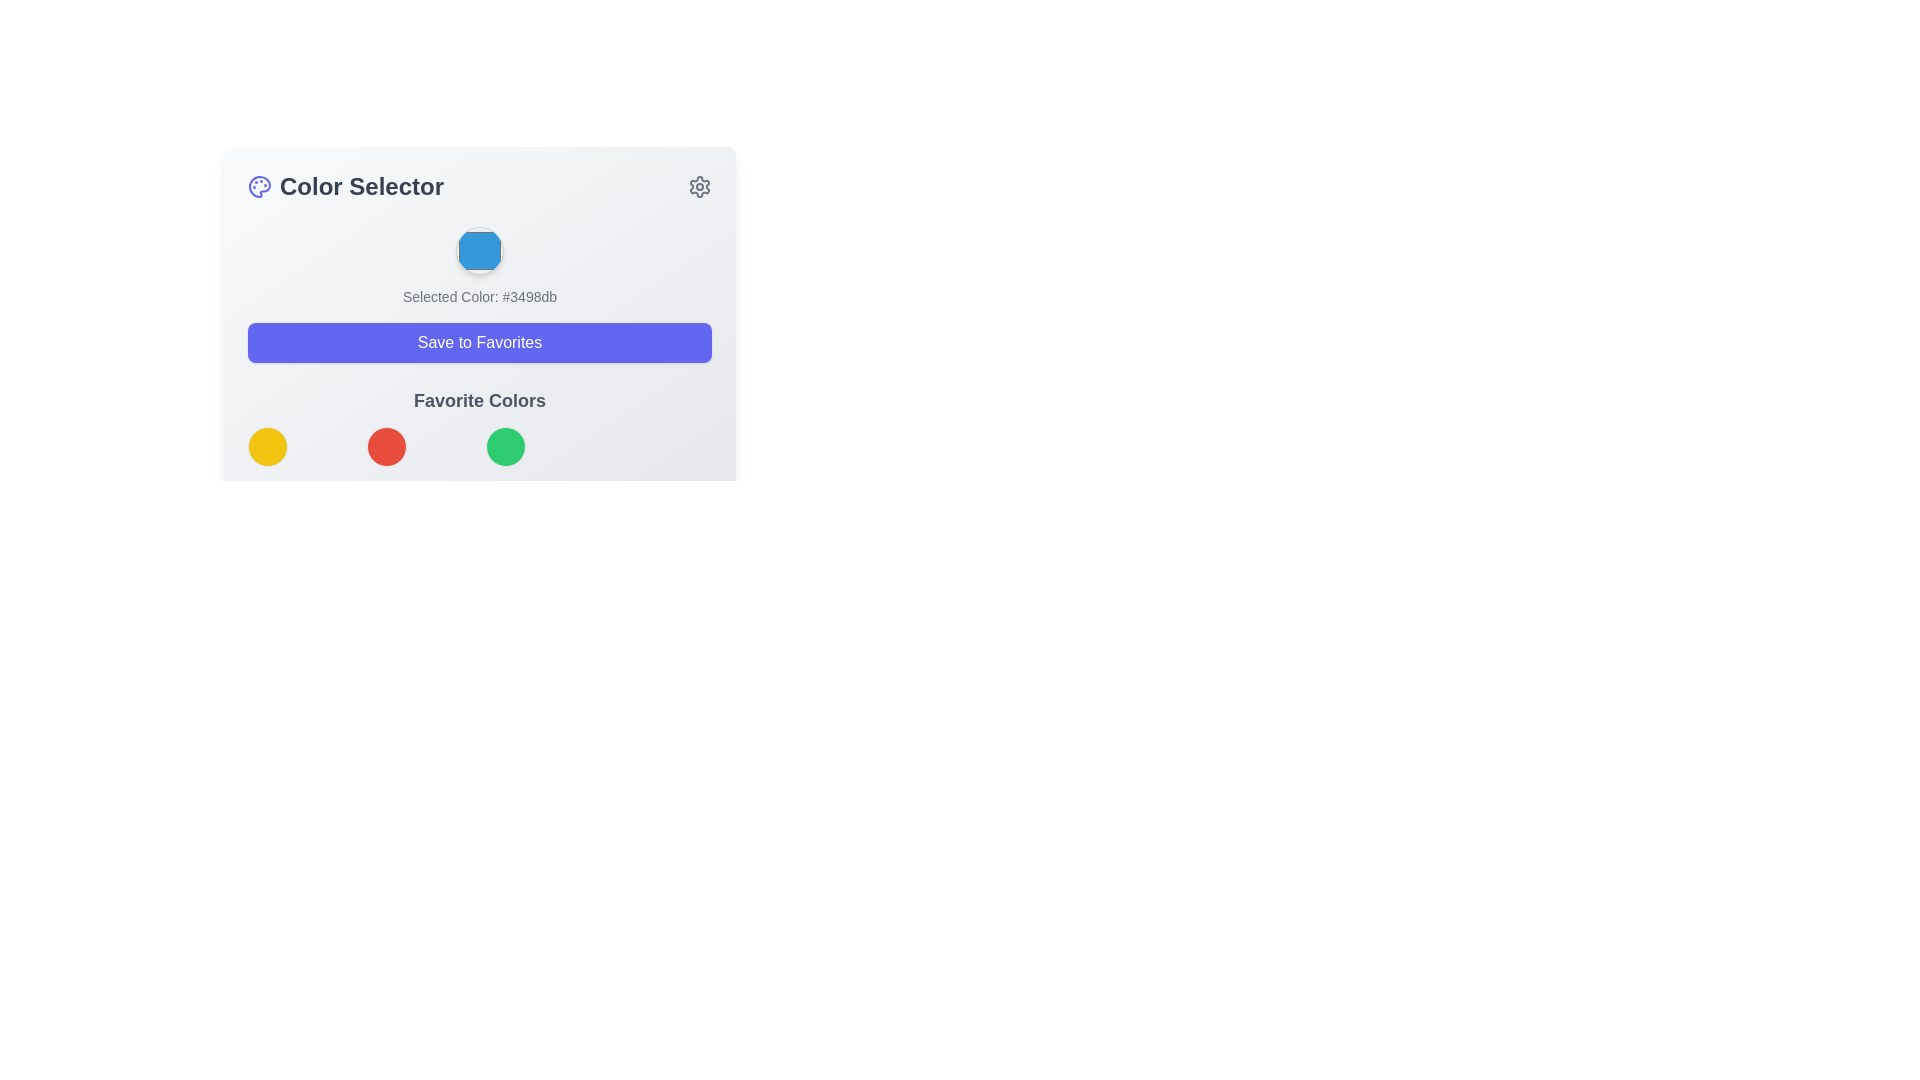 The image size is (1920, 1080). Describe the element at coordinates (480, 297) in the screenshot. I see `the Text Label that displays the currently selected color and its hexadecimal code, positioned below the colored hexagon and above the 'Save to Favorites' button` at that location.